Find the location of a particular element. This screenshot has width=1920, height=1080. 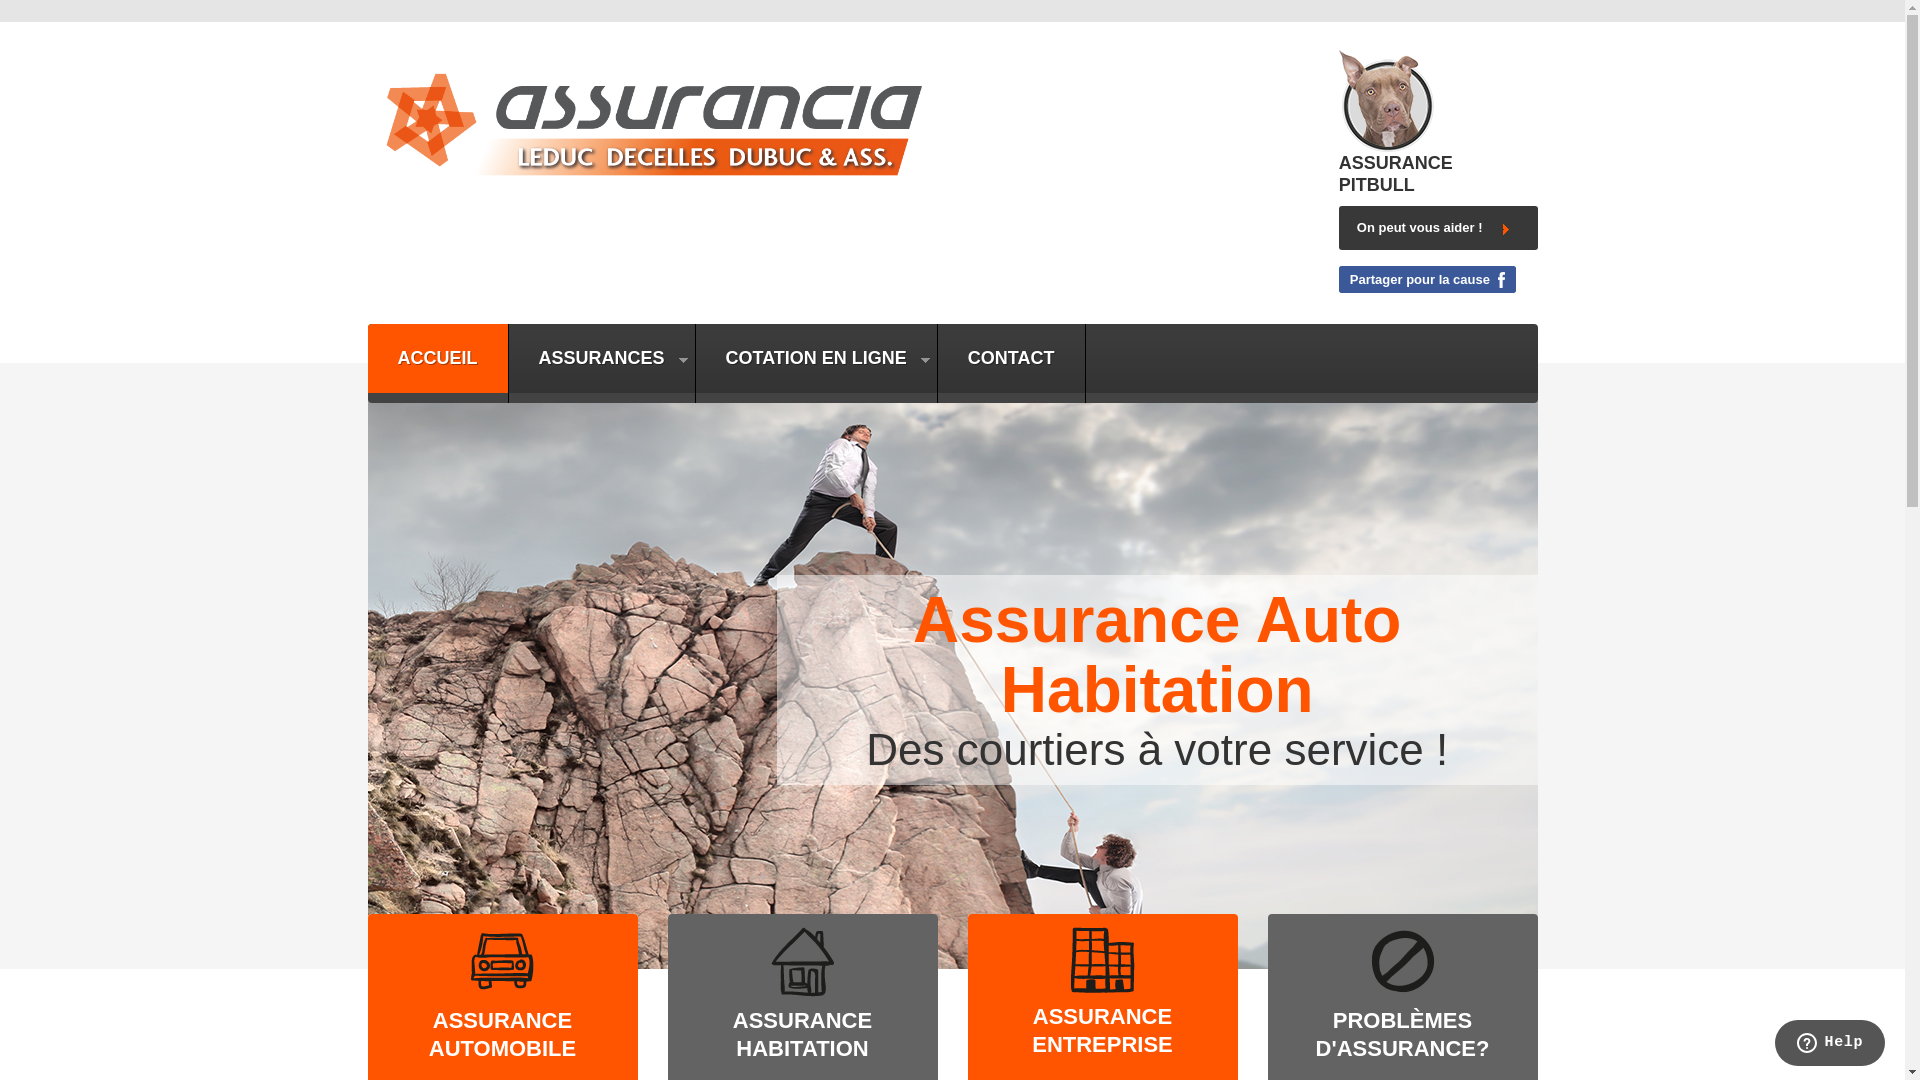

'ASSURANCE is located at coordinates (802, 1034).